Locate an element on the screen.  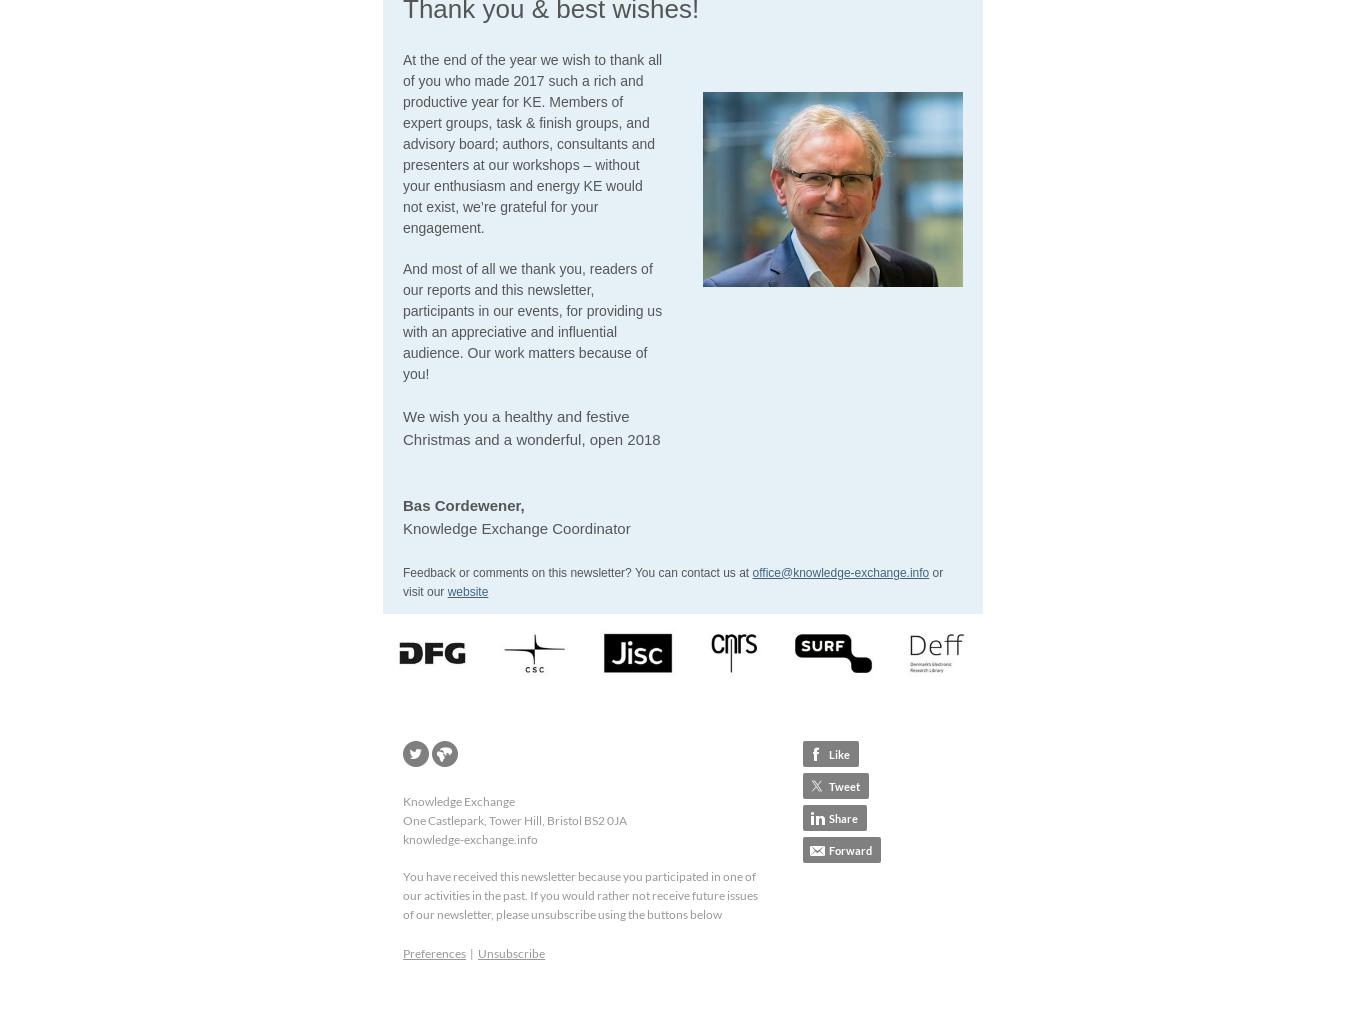
'website' is located at coordinates (467, 589).